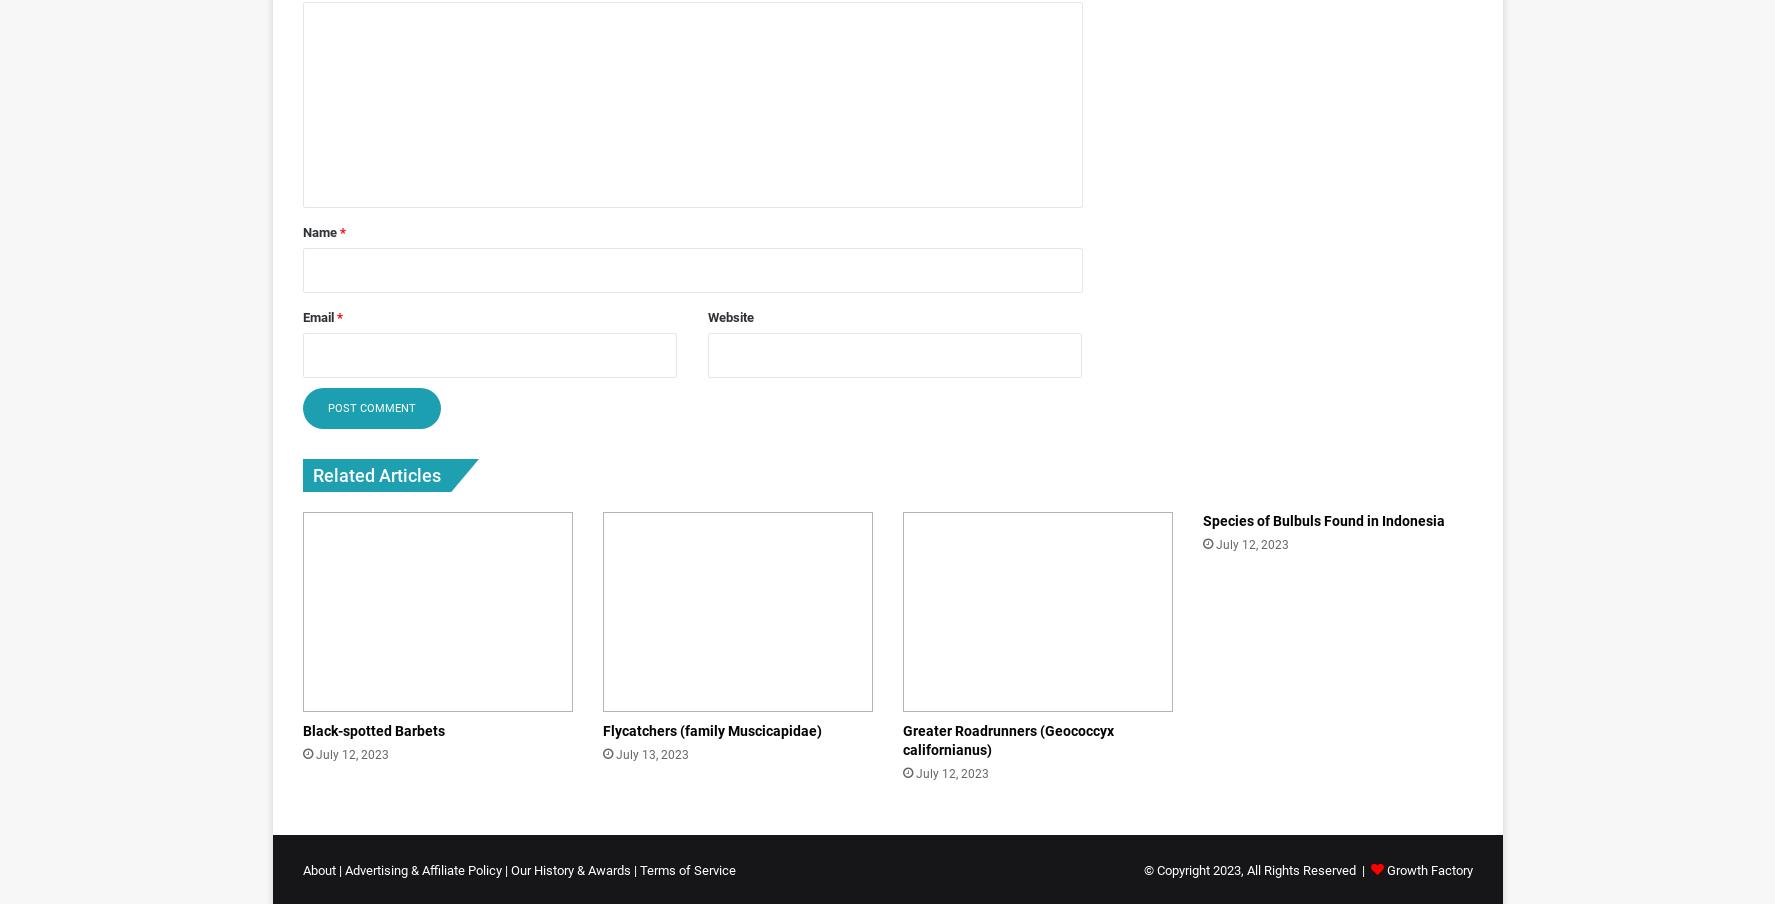 The height and width of the screenshot is (904, 1775). What do you see at coordinates (374, 473) in the screenshot?
I see `'Related Articles'` at bounding box center [374, 473].